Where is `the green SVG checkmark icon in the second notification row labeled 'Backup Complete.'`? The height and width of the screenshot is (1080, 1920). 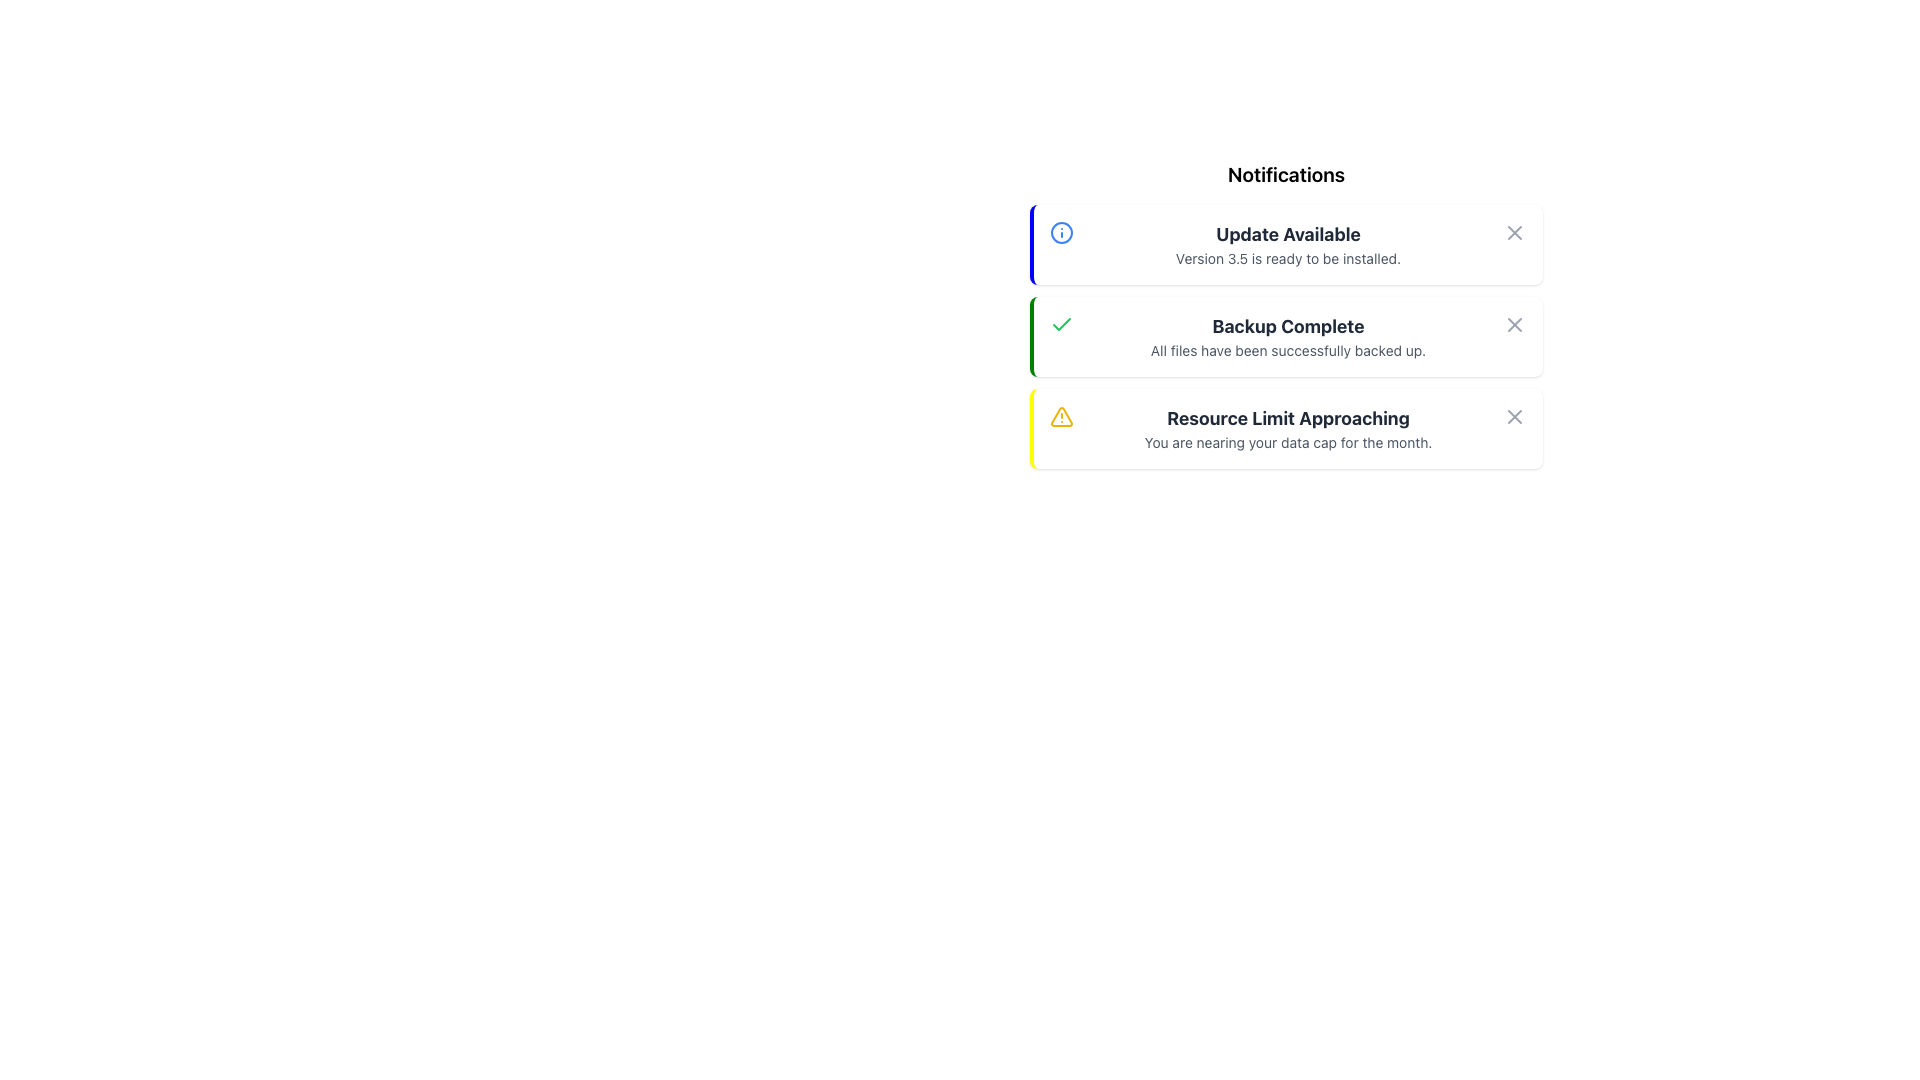 the green SVG checkmark icon in the second notification row labeled 'Backup Complete.' is located at coordinates (1060, 323).